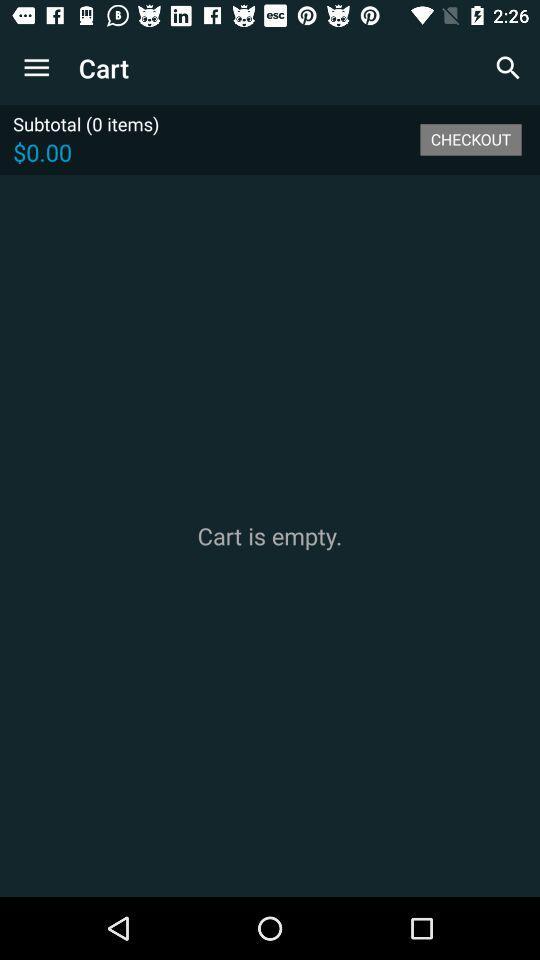  What do you see at coordinates (36, 68) in the screenshot?
I see `item next to the cart item` at bounding box center [36, 68].